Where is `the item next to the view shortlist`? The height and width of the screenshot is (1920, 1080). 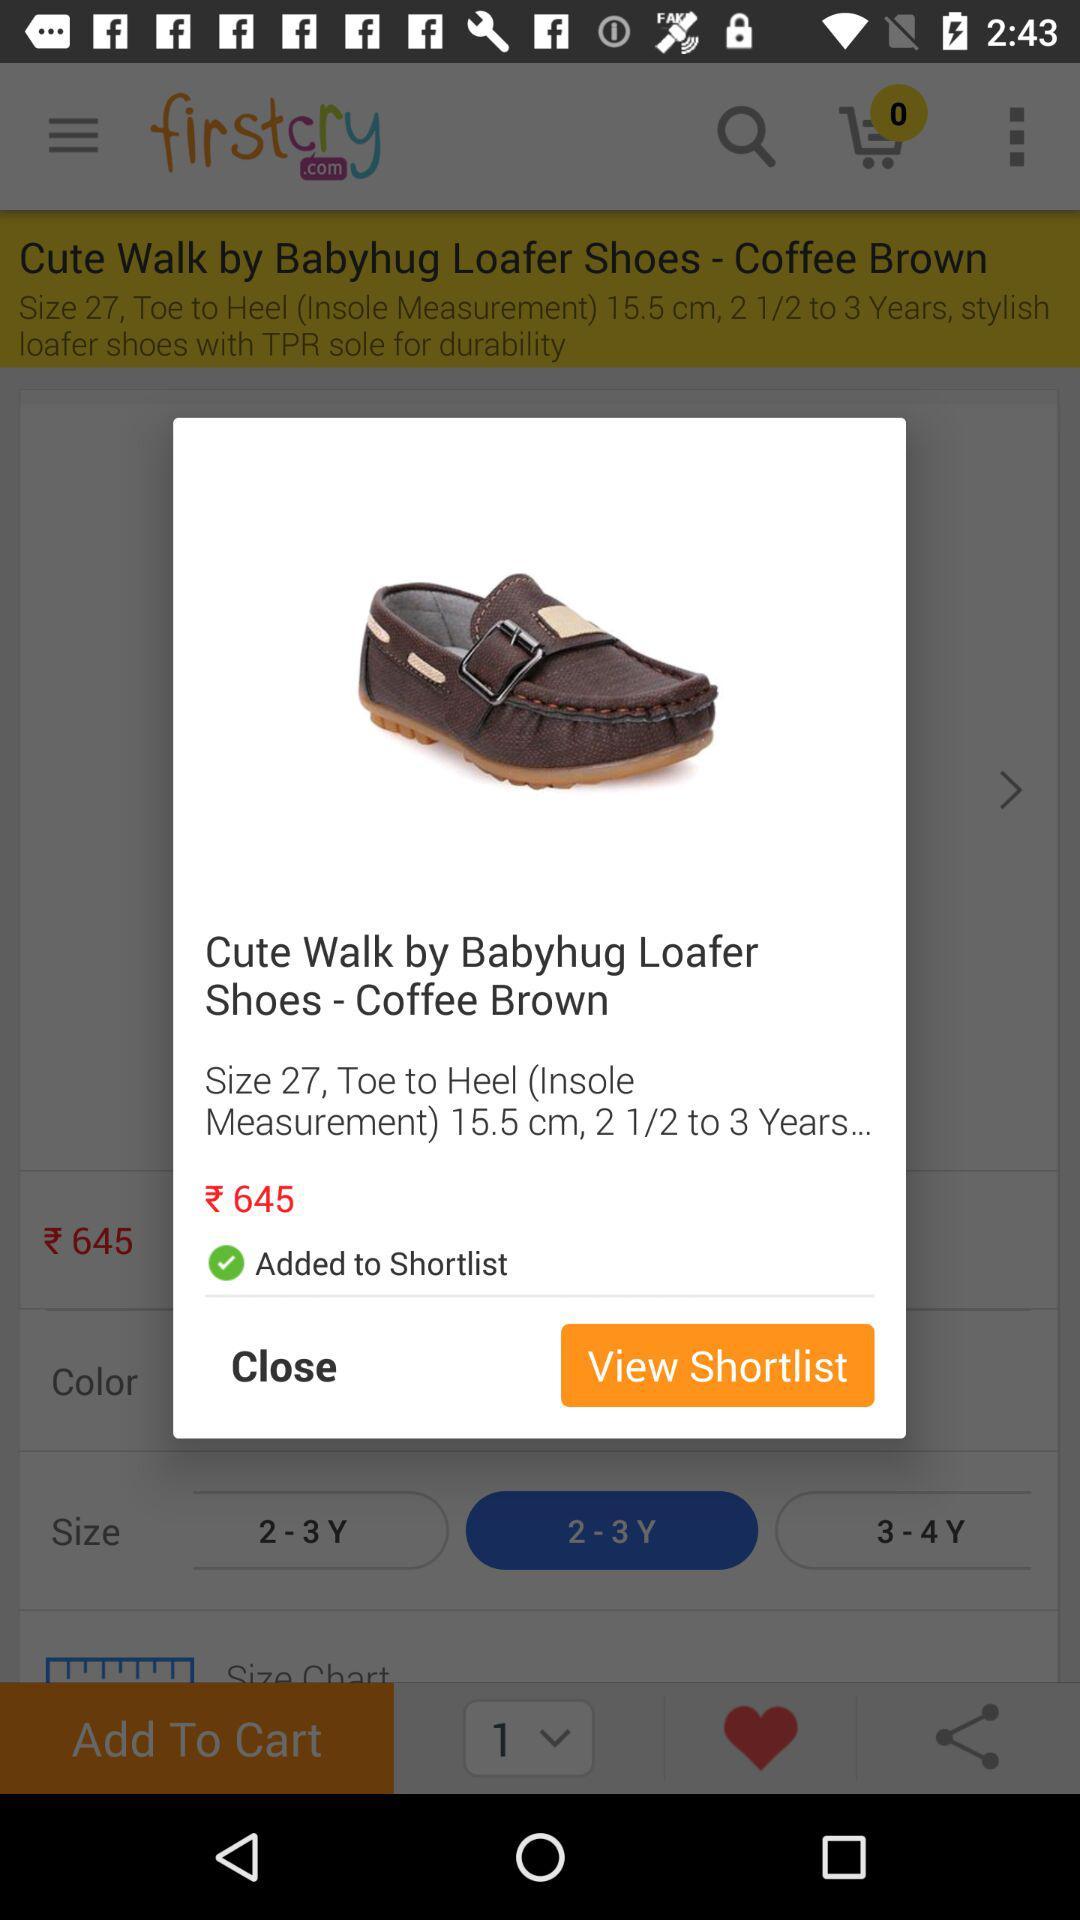
the item next to the view shortlist is located at coordinates (304, 1364).